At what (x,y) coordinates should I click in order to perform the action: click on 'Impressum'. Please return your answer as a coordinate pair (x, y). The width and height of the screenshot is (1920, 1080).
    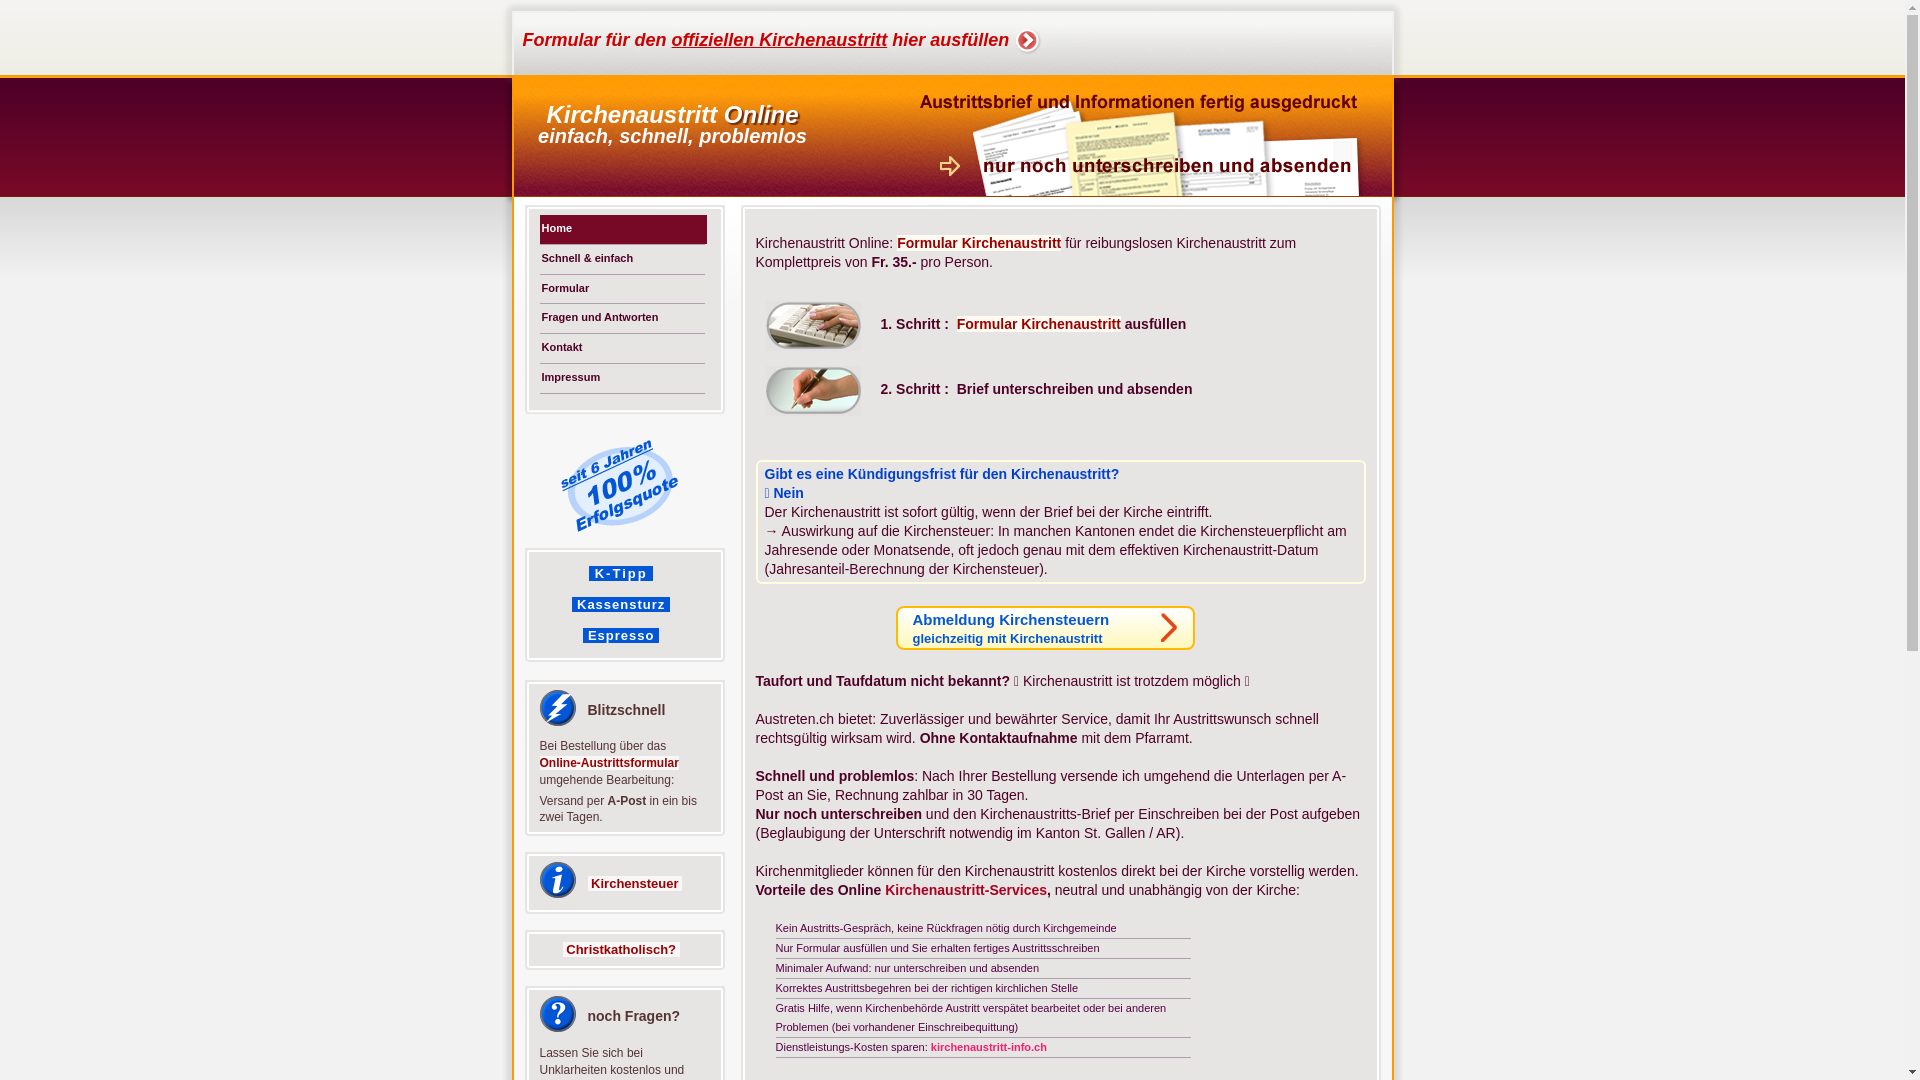
    Looking at the image, I should click on (622, 378).